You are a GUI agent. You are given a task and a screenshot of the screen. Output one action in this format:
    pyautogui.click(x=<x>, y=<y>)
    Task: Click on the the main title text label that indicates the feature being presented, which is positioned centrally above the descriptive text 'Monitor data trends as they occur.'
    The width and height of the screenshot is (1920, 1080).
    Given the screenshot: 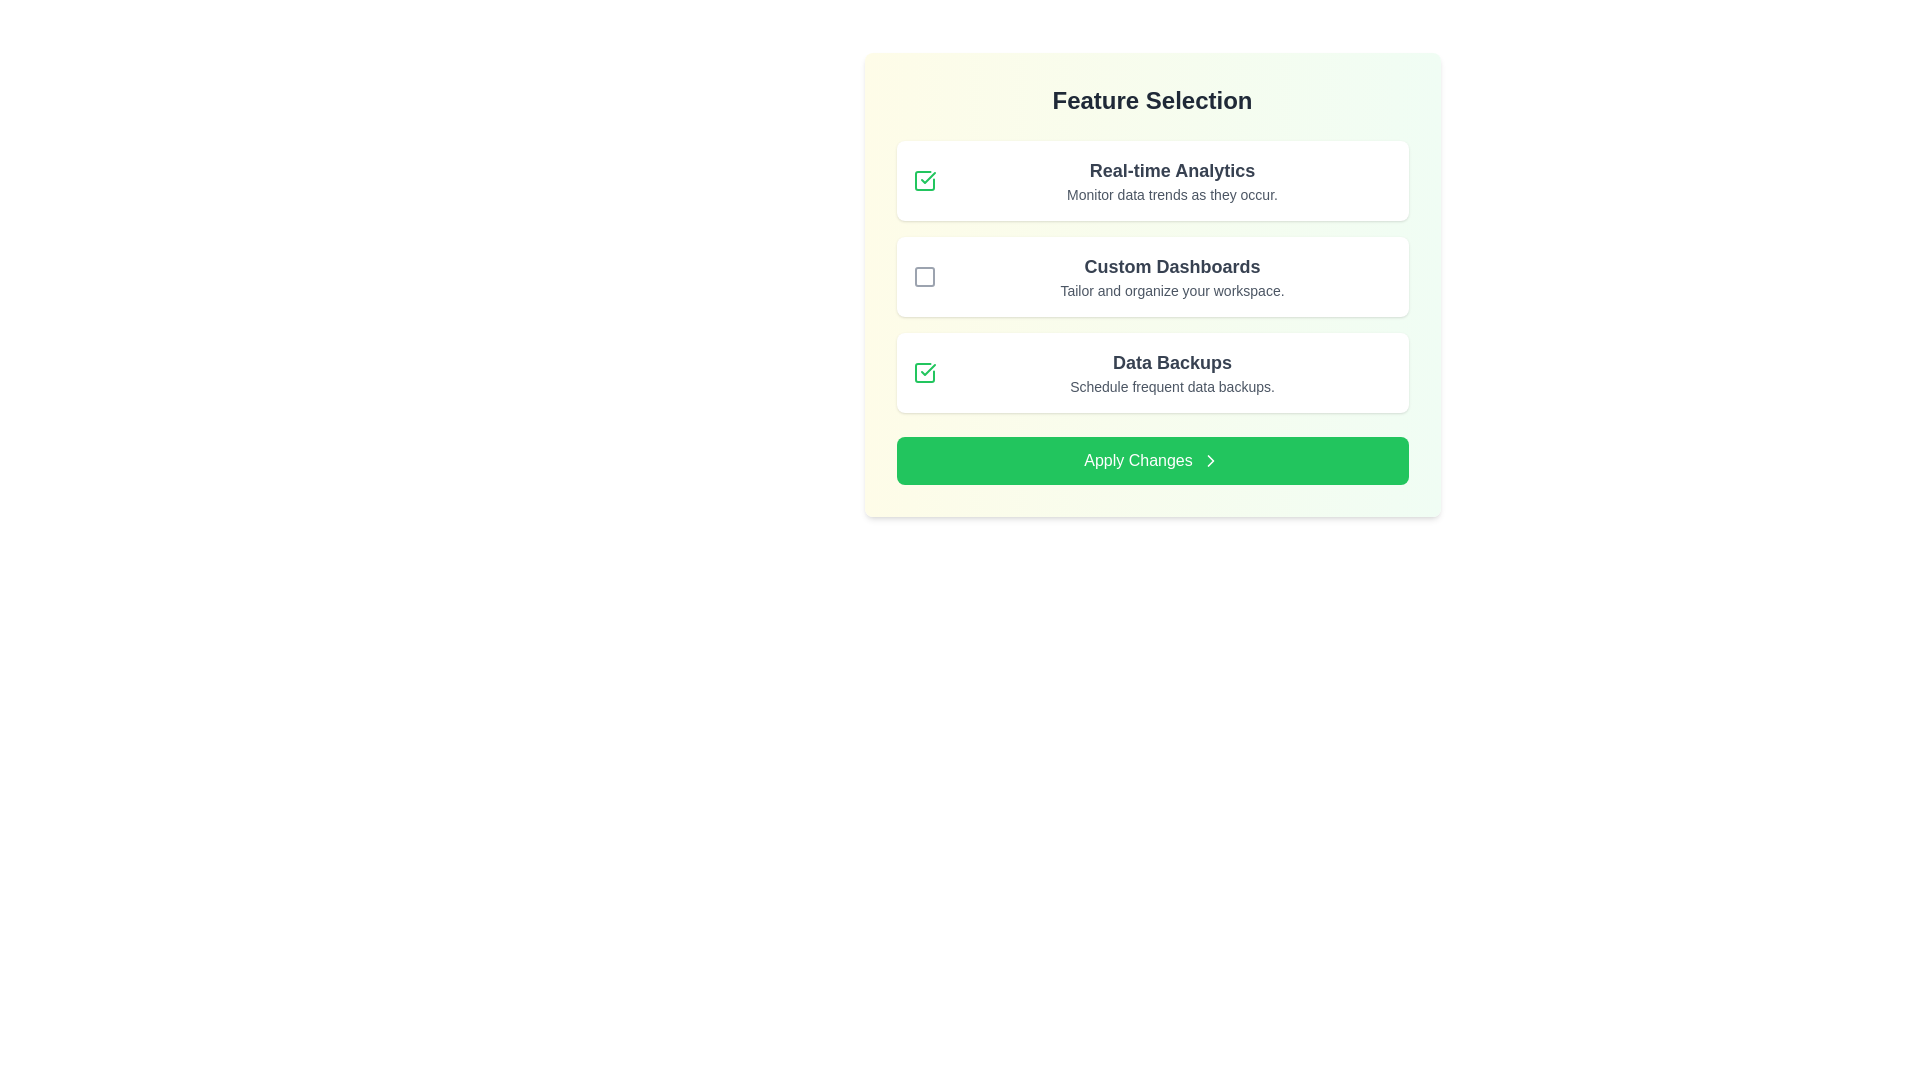 What is the action you would take?
    pyautogui.click(x=1172, y=169)
    